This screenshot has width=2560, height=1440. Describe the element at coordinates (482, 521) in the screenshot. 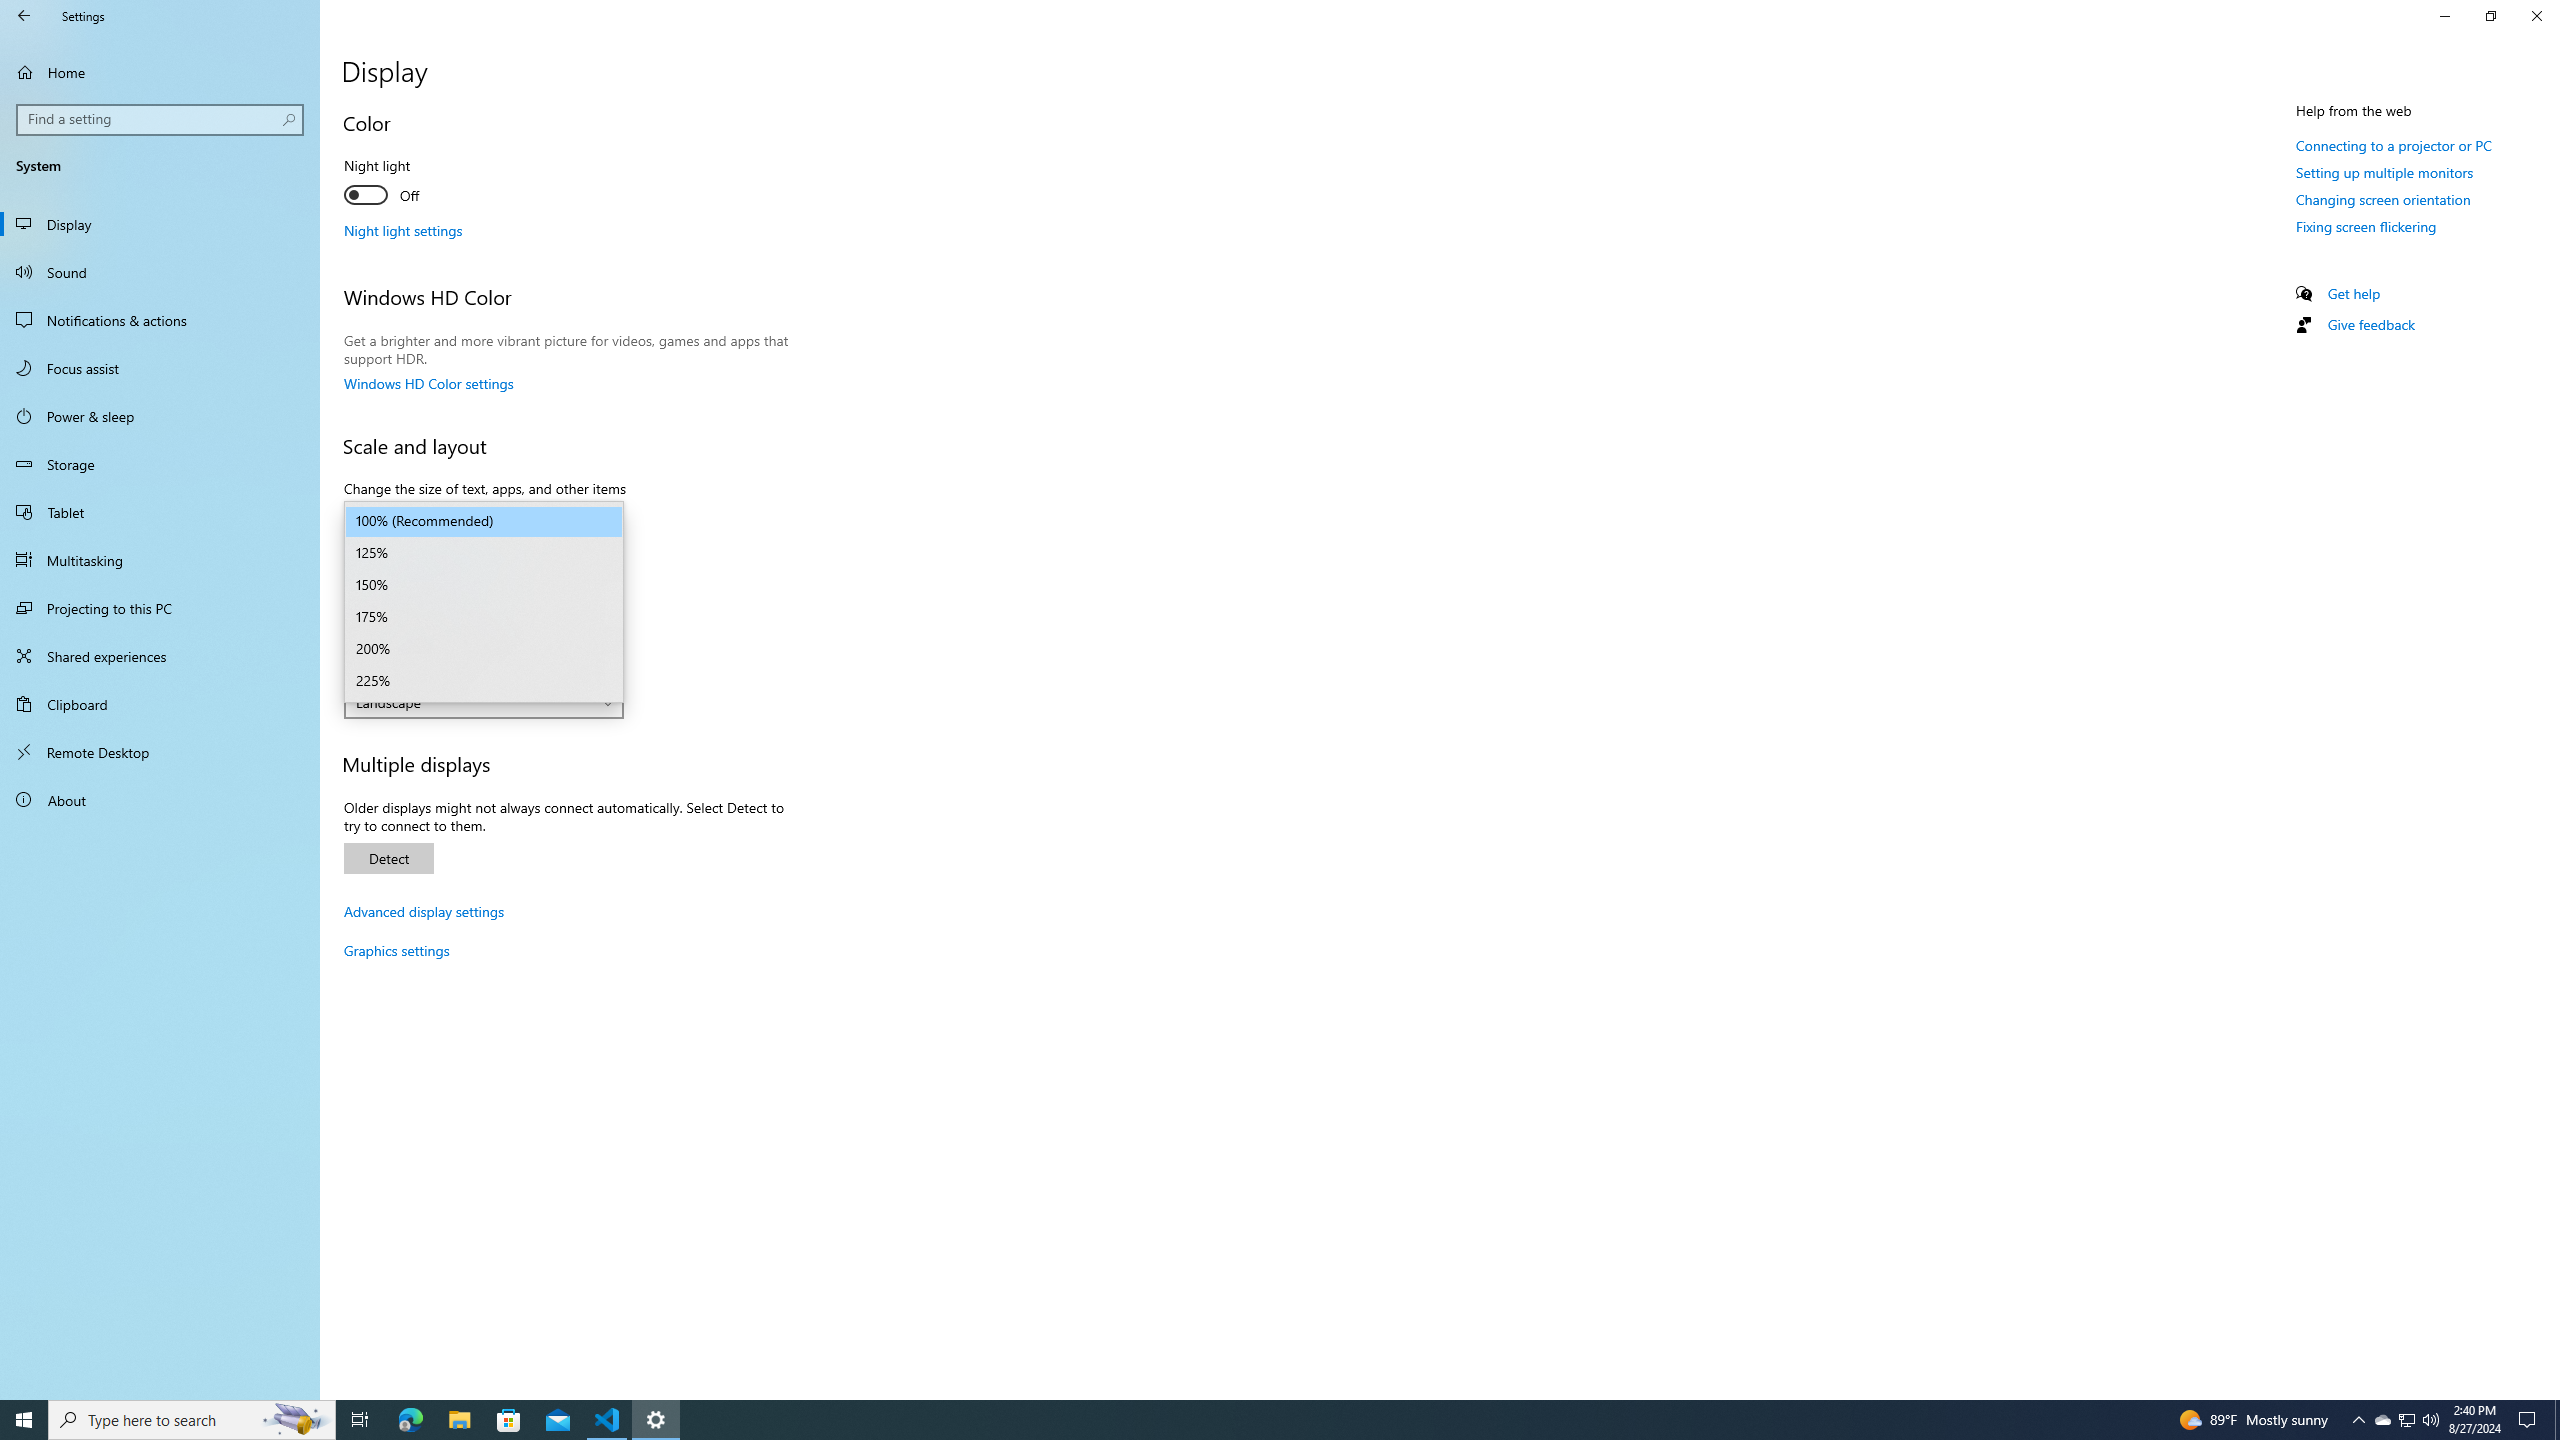

I see `'Change the size of text, apps, and other items'` at that location.